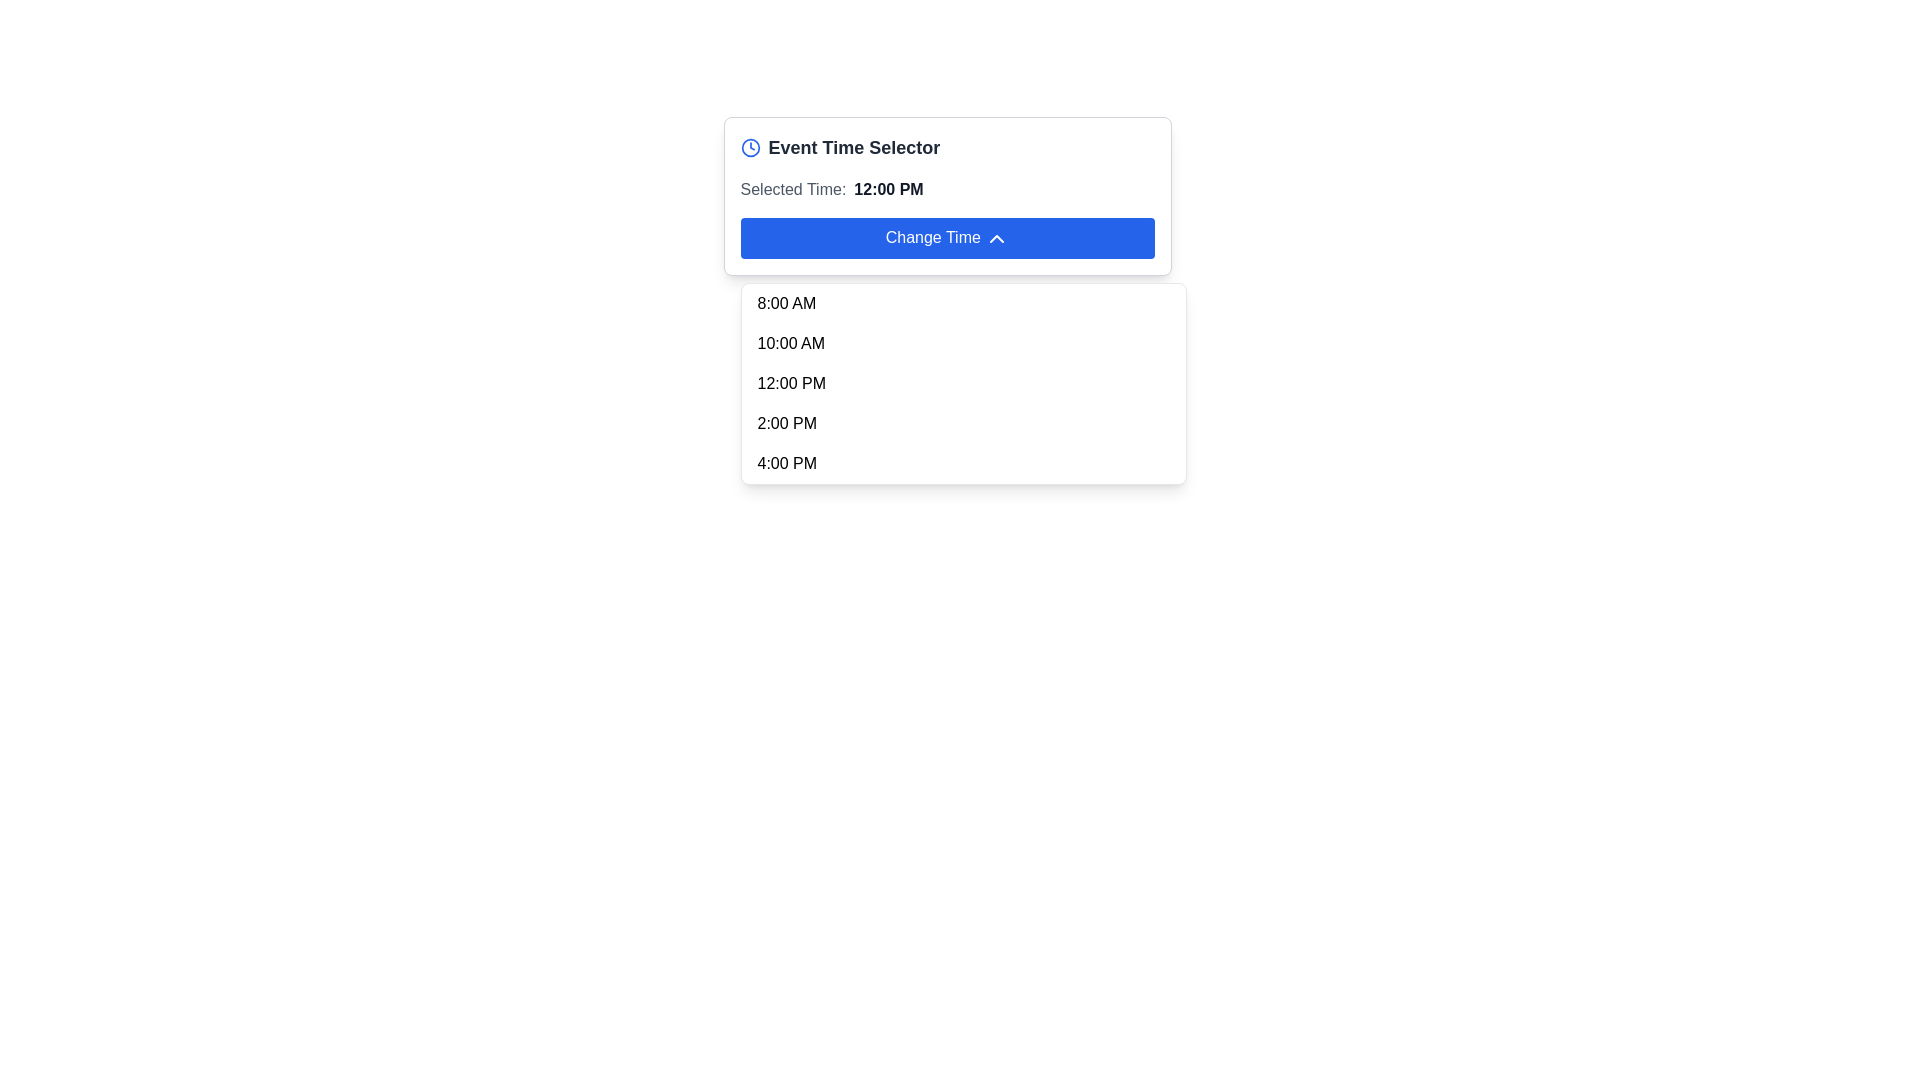 The height and width of the screenshot is (1080, 1920). Describe the element at coordinates (946, 237) in the screenshot. I see `the button that toggles the visibility of the dropdown list containing time options located in the 'Event Time Selector' section, positioned below the 'Selected Time' text` at that location.